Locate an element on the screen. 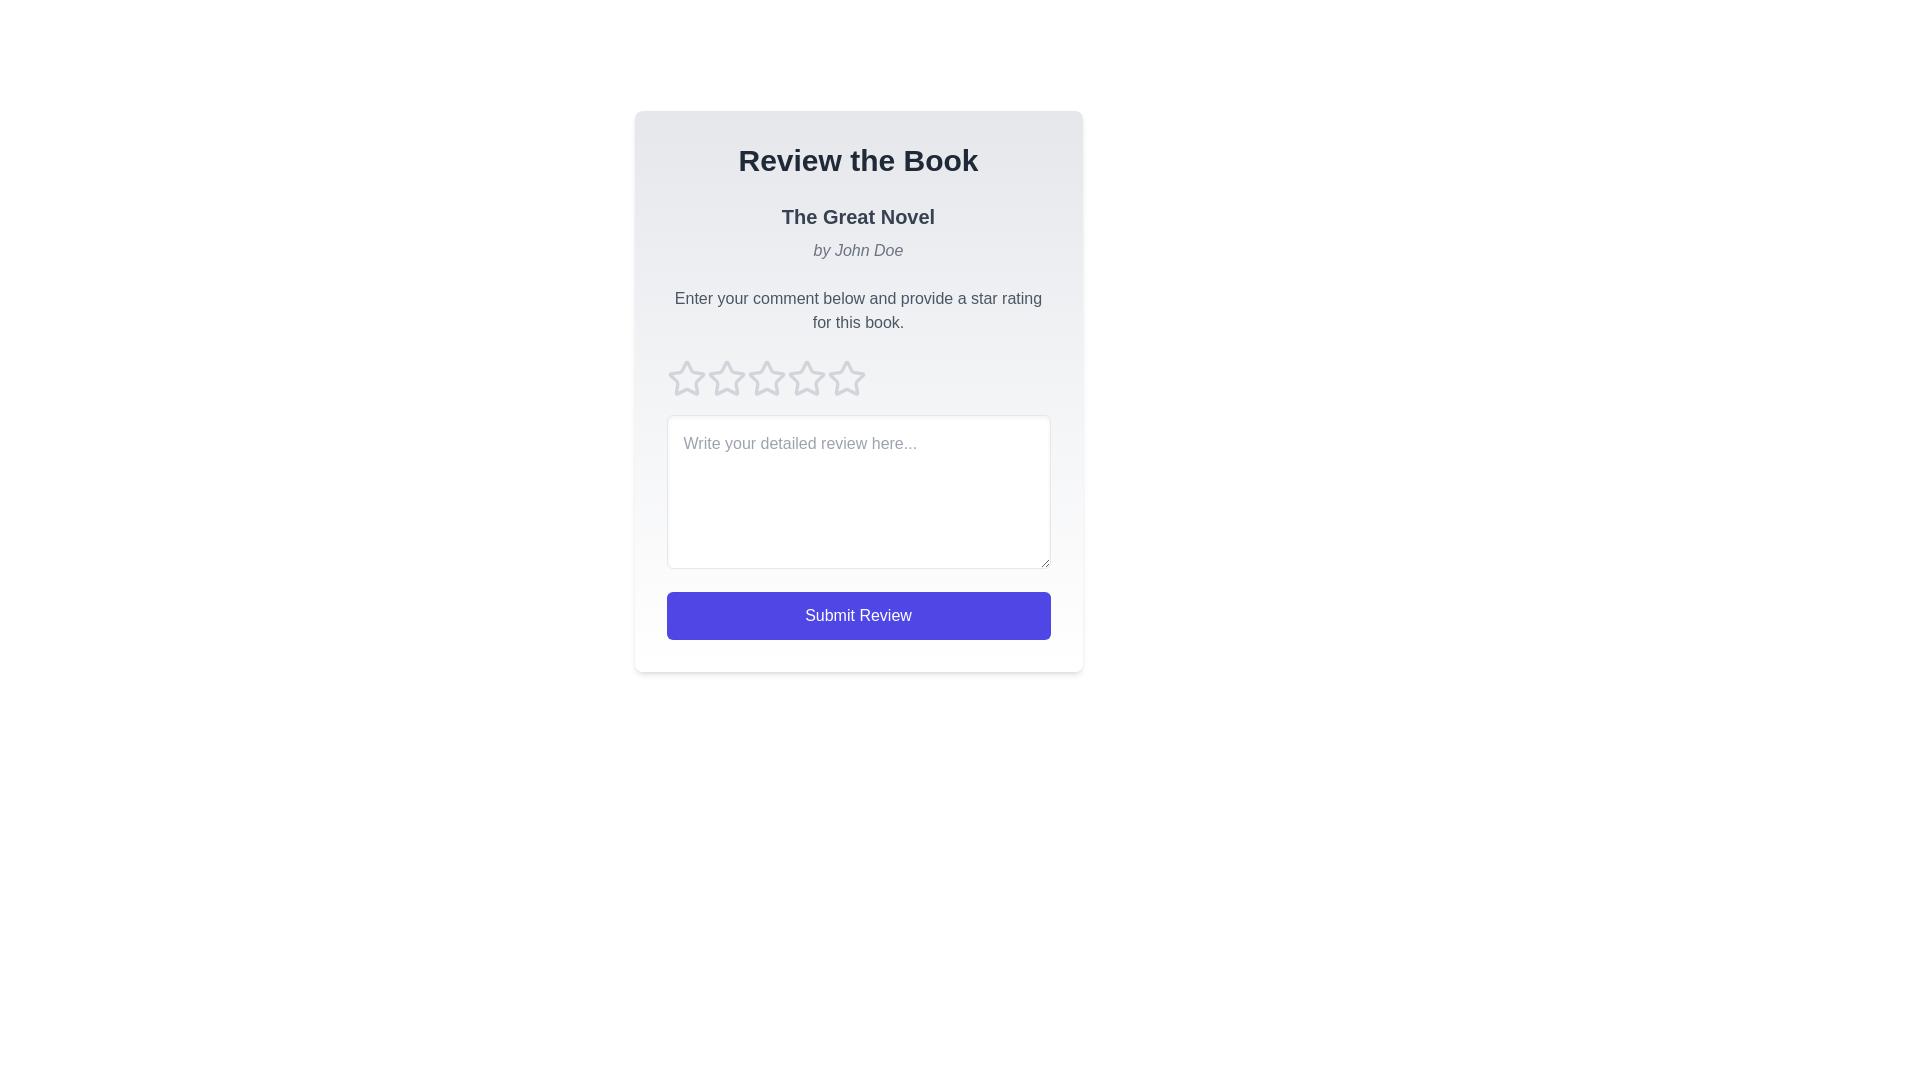  the star icon corresponding to 1 to preview the rating is located at coordinates (686, 378).